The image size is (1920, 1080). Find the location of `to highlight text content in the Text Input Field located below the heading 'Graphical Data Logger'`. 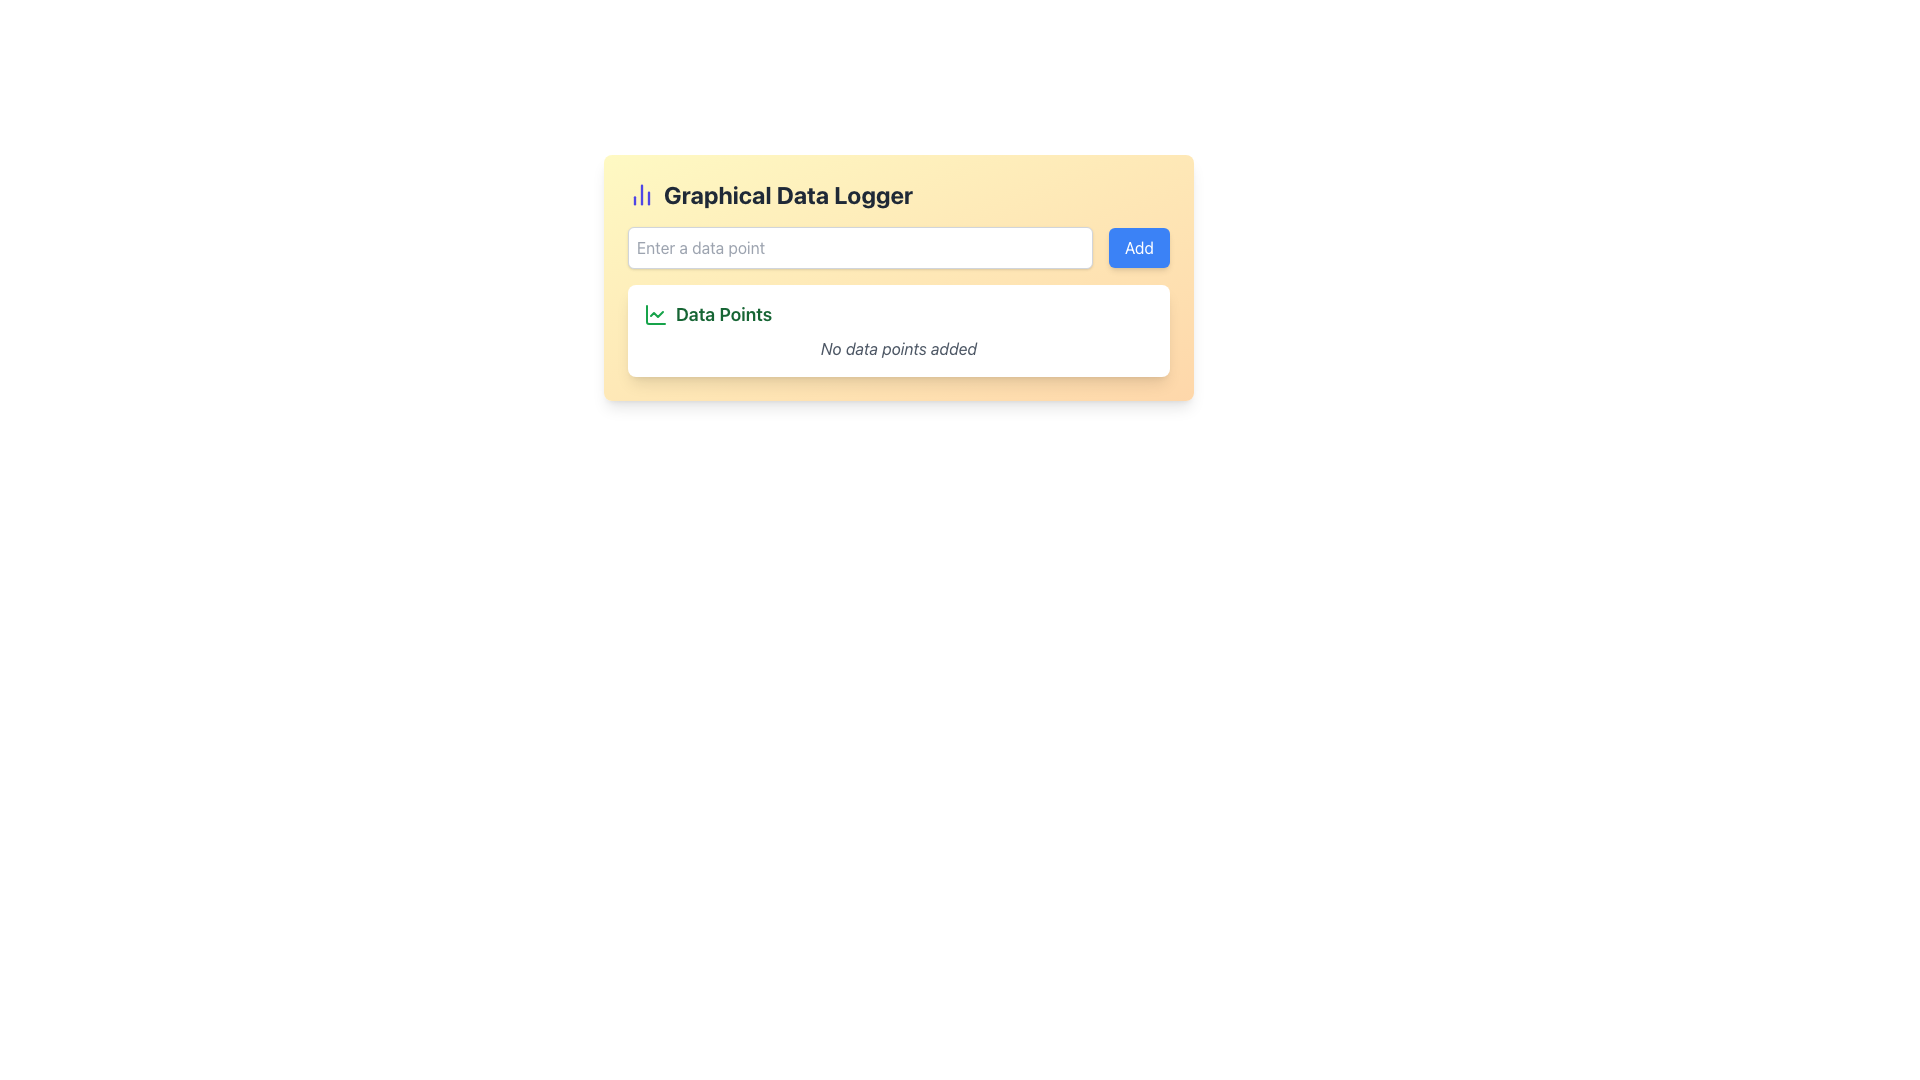

to highlight text content in the Text Input Field located below the heading 'Graphical Data Logger' is located at coordinates (897, 246).